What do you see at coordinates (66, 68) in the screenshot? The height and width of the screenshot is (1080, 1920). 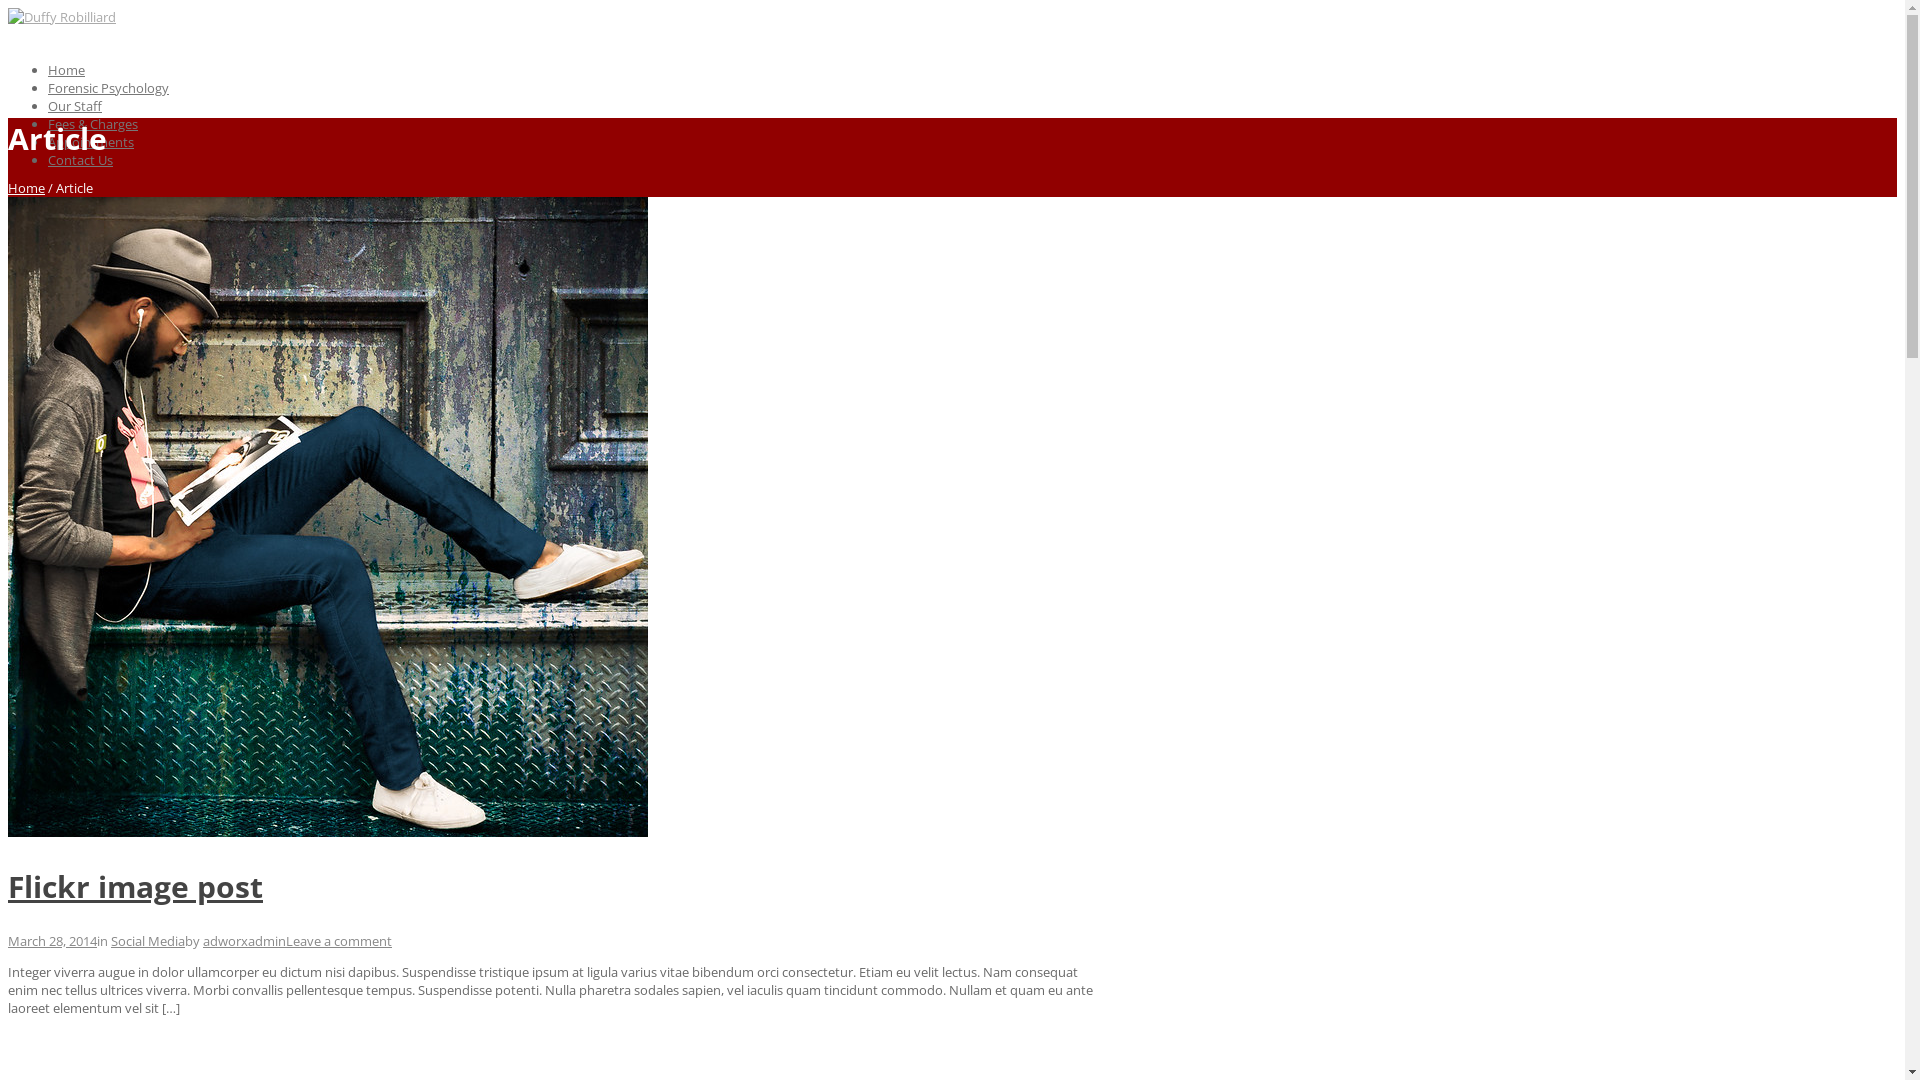 I see `'Home'` at bounding box center [66, 68].